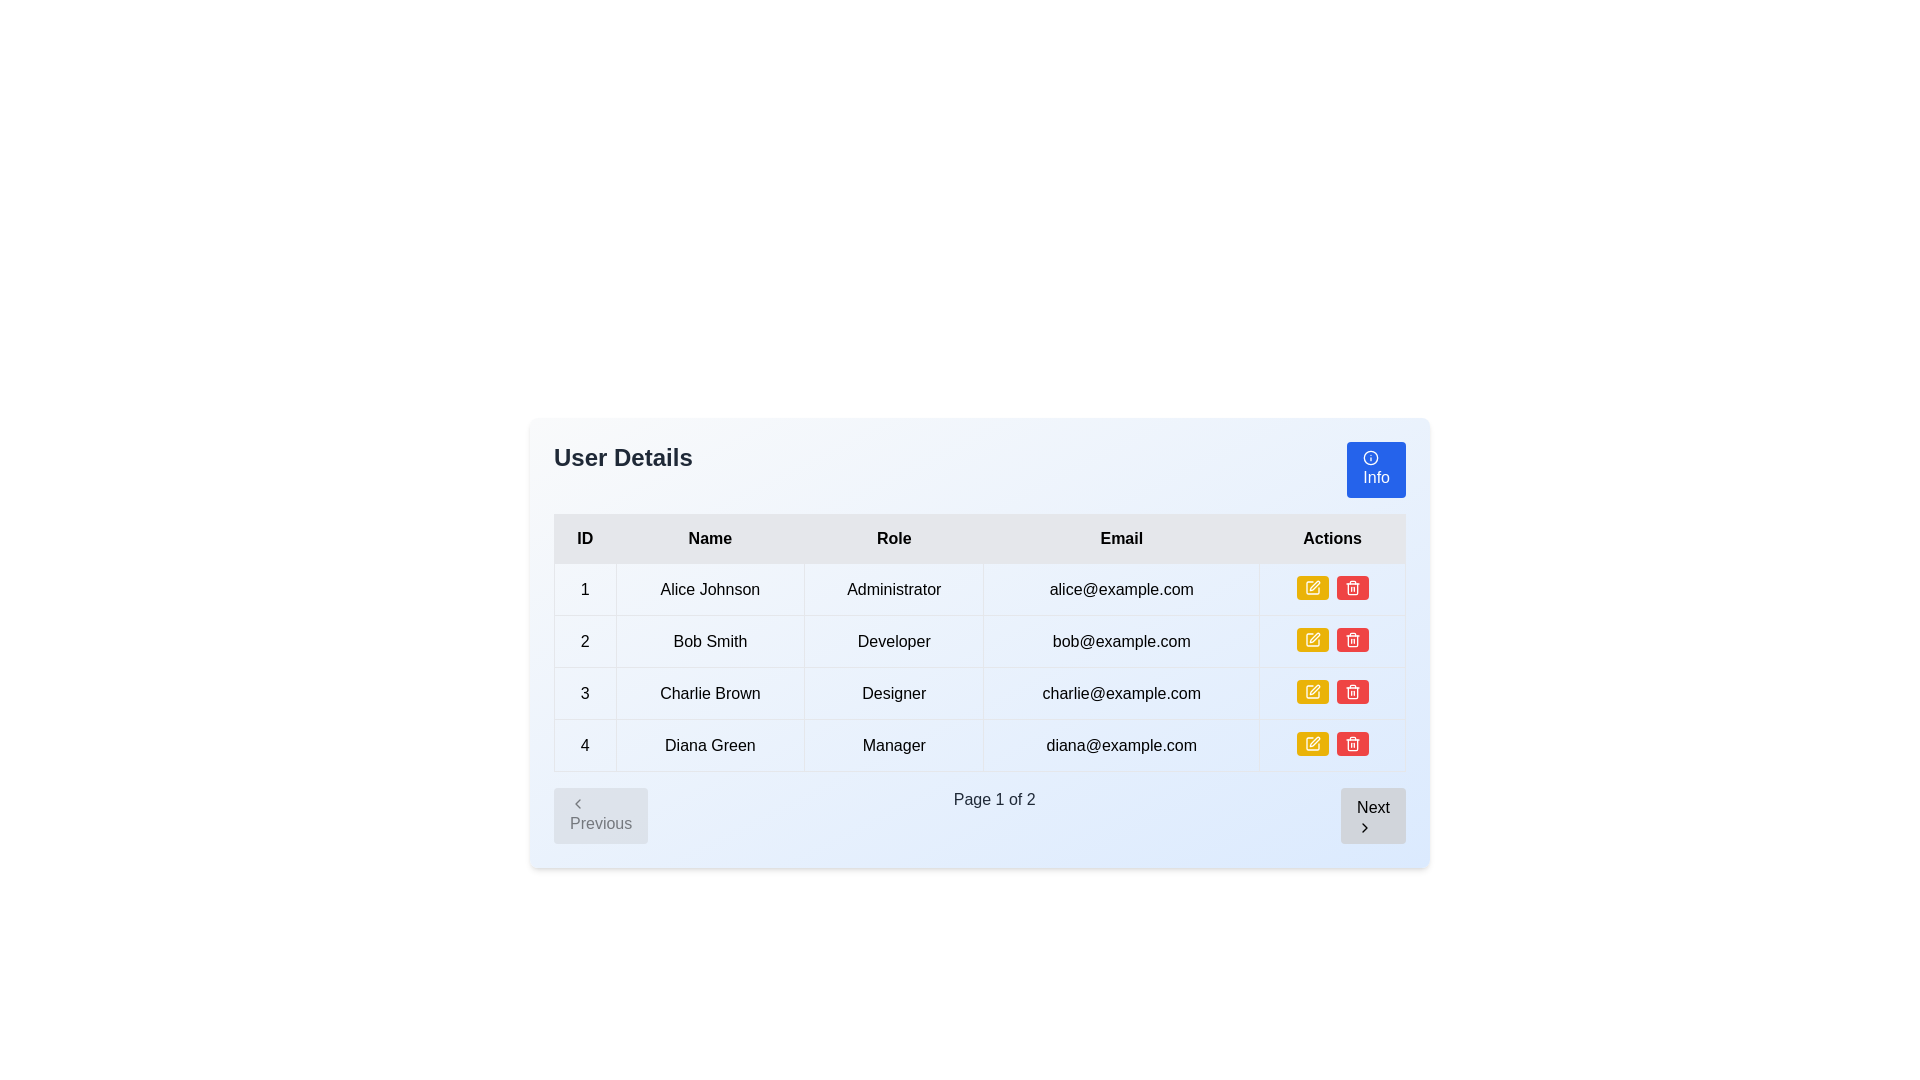 The height and width of the screenshot is (1080, 1920). I want to click on the delete icon button located in the 'Actions' column of the last user row in the table, so click(1352, 640).